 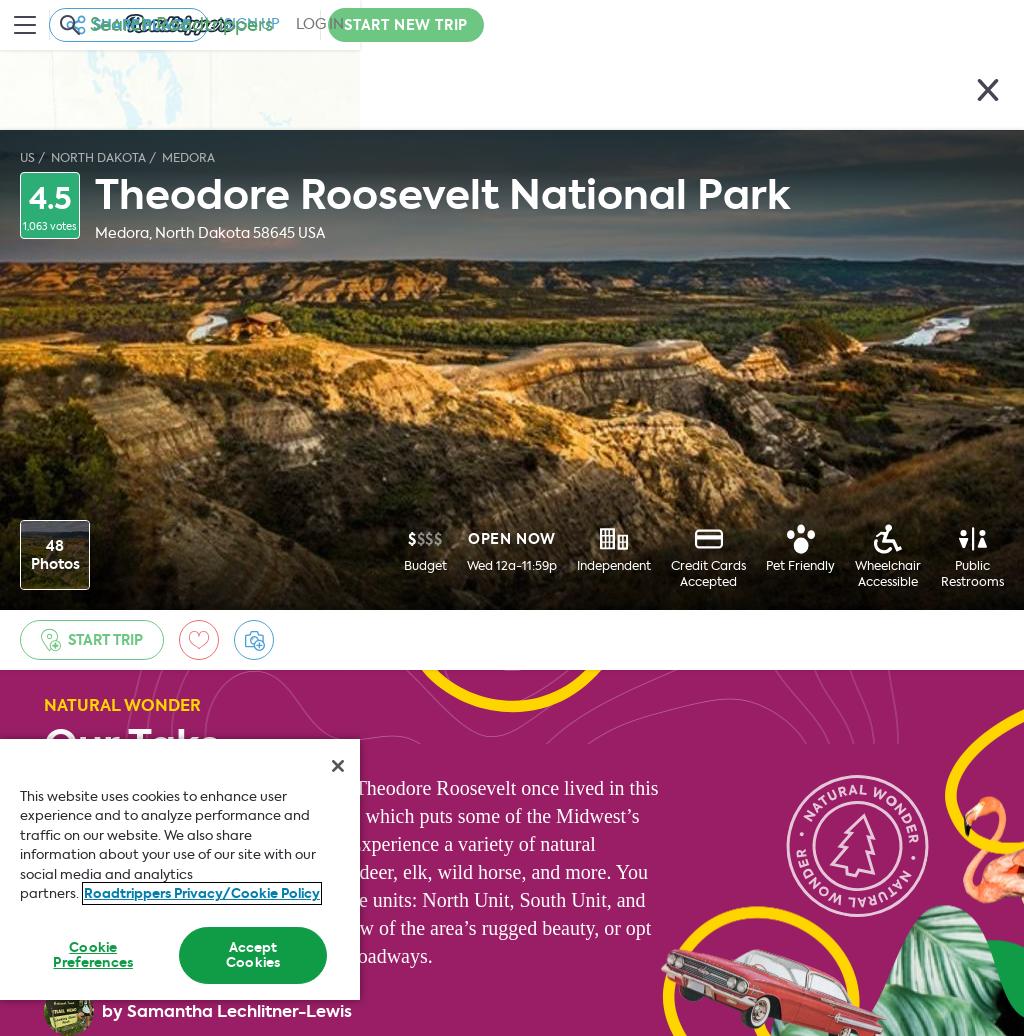 I want to click on 'Accessible', so click(x=888, y=582).